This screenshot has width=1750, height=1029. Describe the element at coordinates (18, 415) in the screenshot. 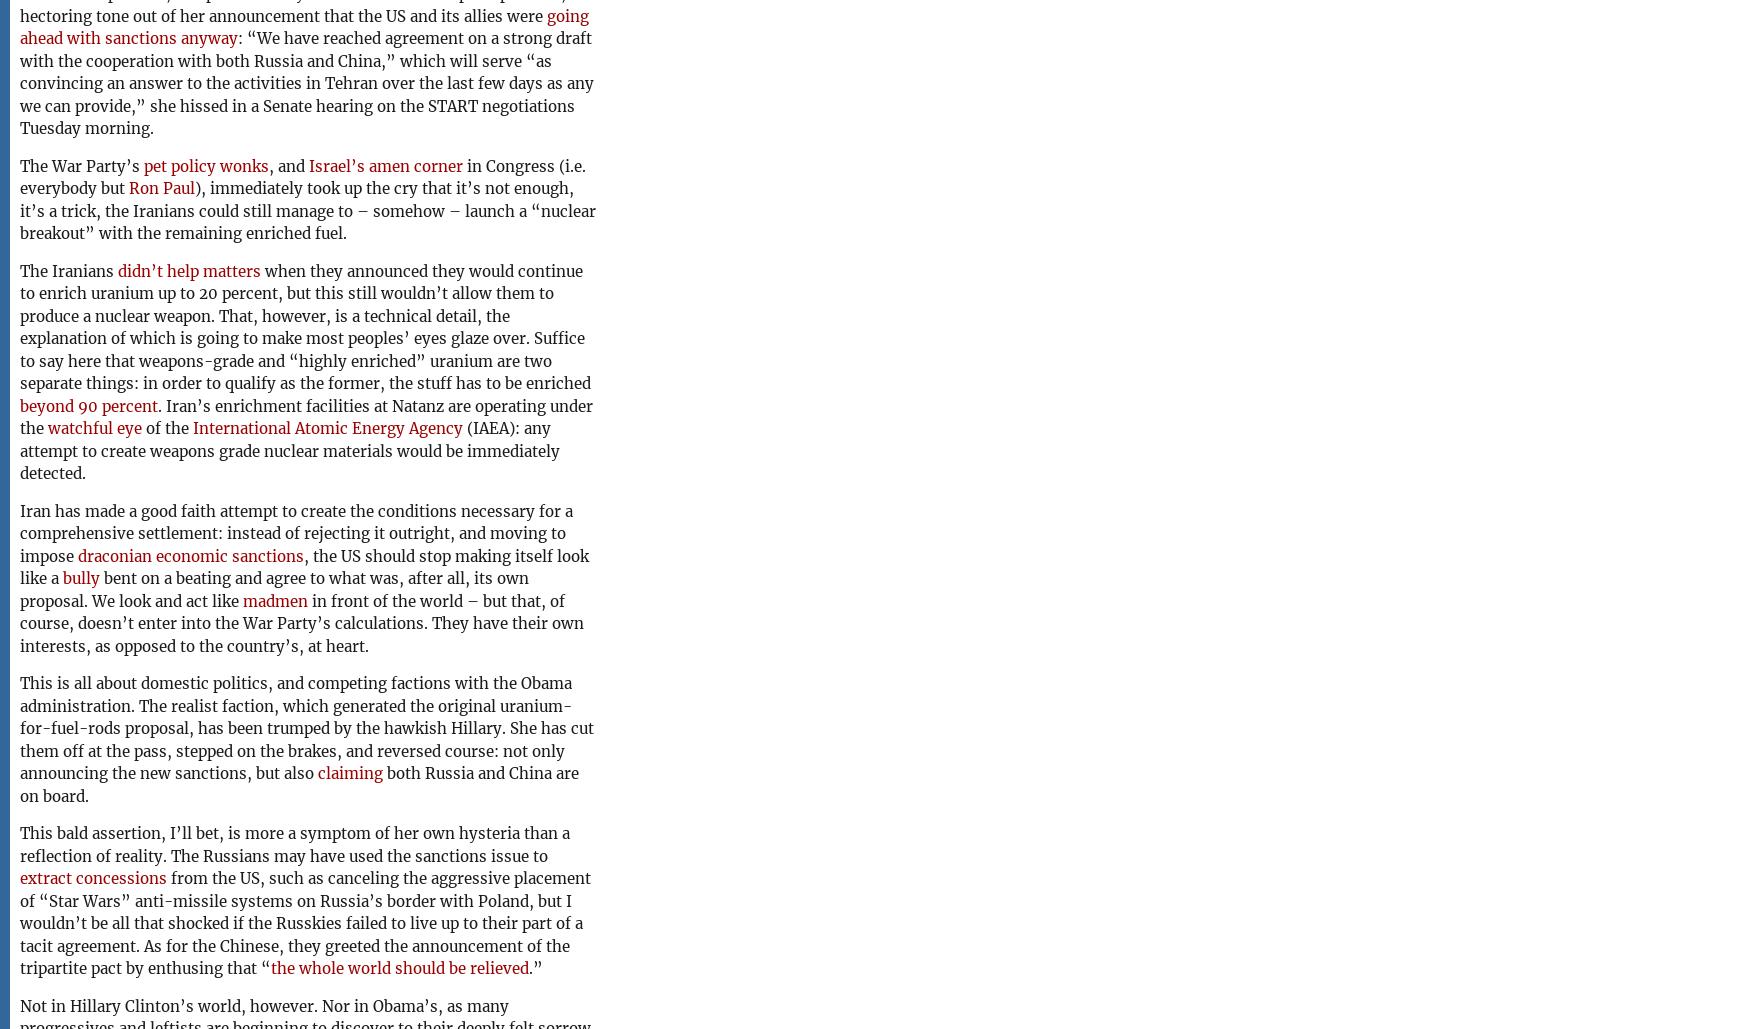

I see `'.
Iran’s enrichment facilities at Natanz are operating under the'` at that location.